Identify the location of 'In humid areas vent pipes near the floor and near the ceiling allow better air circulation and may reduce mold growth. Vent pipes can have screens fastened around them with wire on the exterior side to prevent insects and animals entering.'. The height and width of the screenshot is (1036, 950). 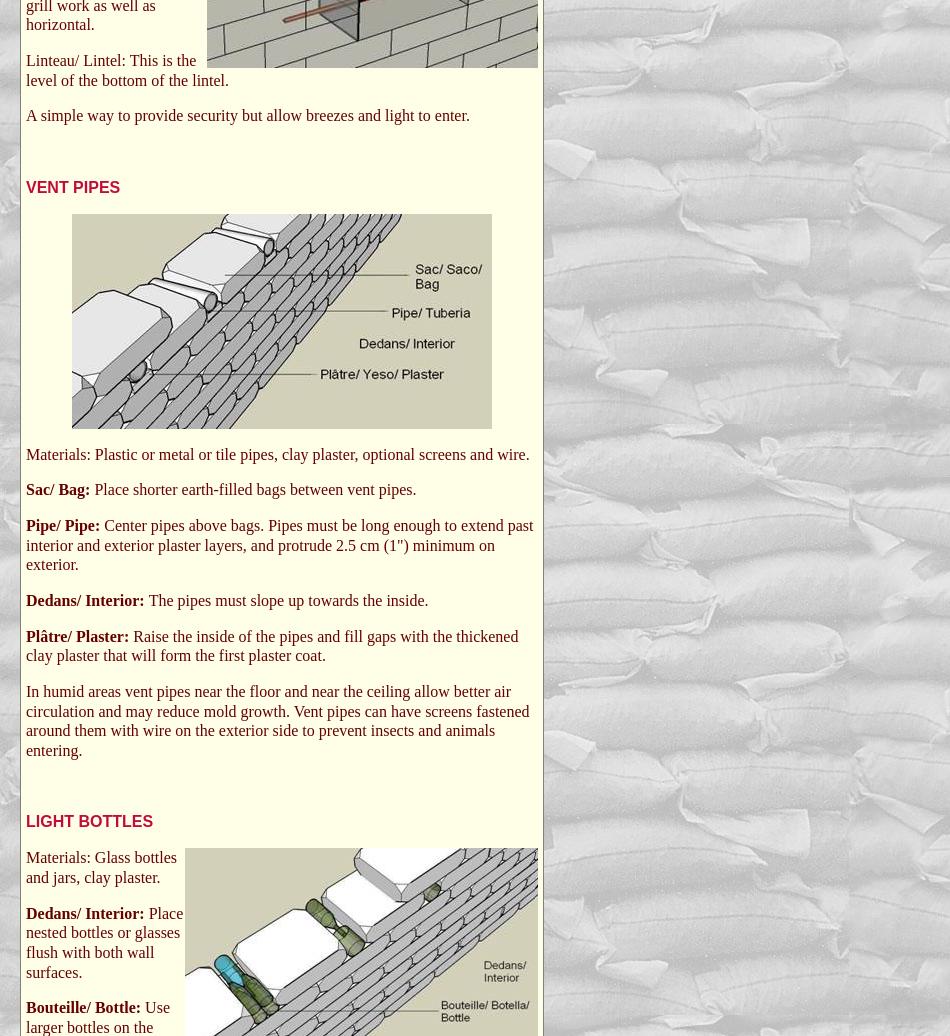
(276, 720).